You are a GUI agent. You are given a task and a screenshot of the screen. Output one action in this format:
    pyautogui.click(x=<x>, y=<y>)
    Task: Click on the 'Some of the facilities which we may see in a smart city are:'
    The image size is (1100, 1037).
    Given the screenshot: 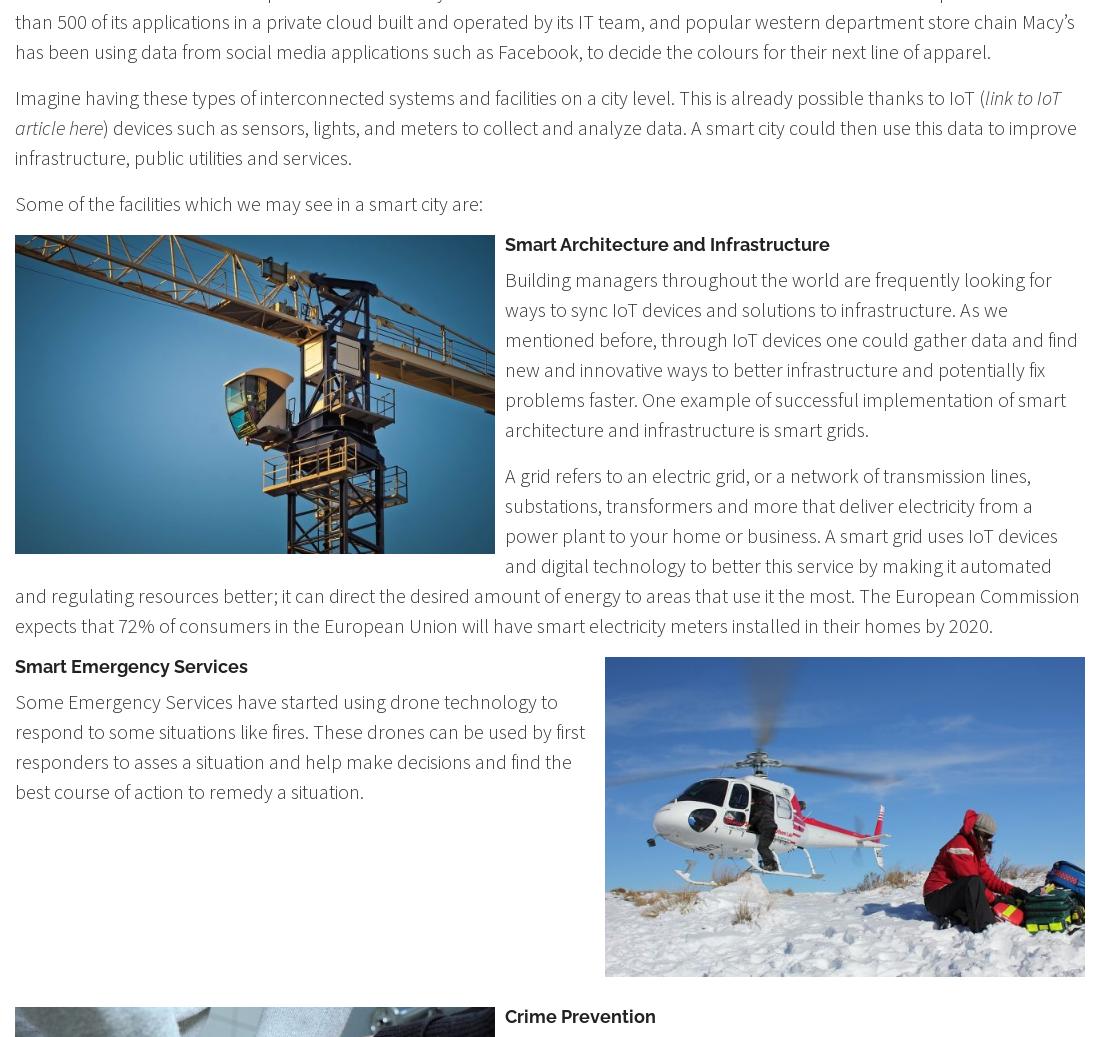 What is the action you would take?
    pyautogui.click(x=249, y=202)
    